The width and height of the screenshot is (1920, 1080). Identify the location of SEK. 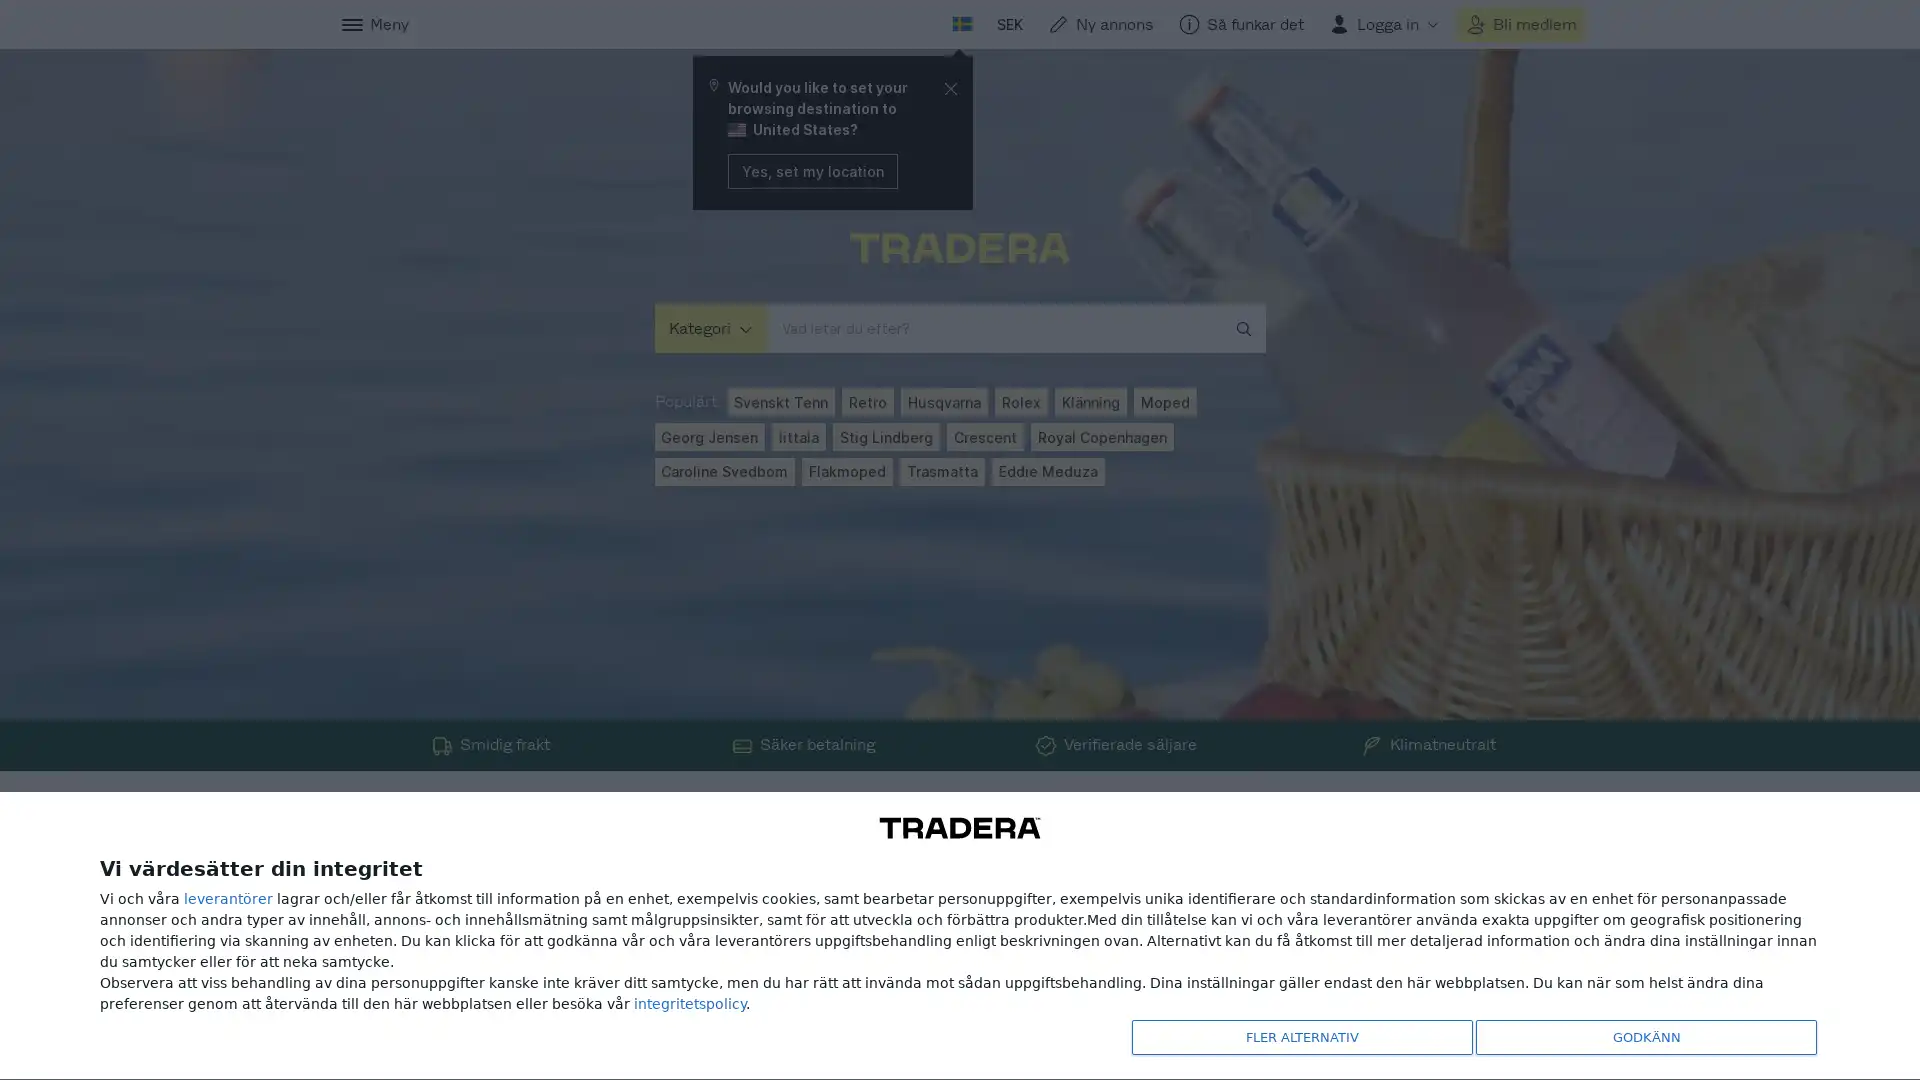
(1008, 24).